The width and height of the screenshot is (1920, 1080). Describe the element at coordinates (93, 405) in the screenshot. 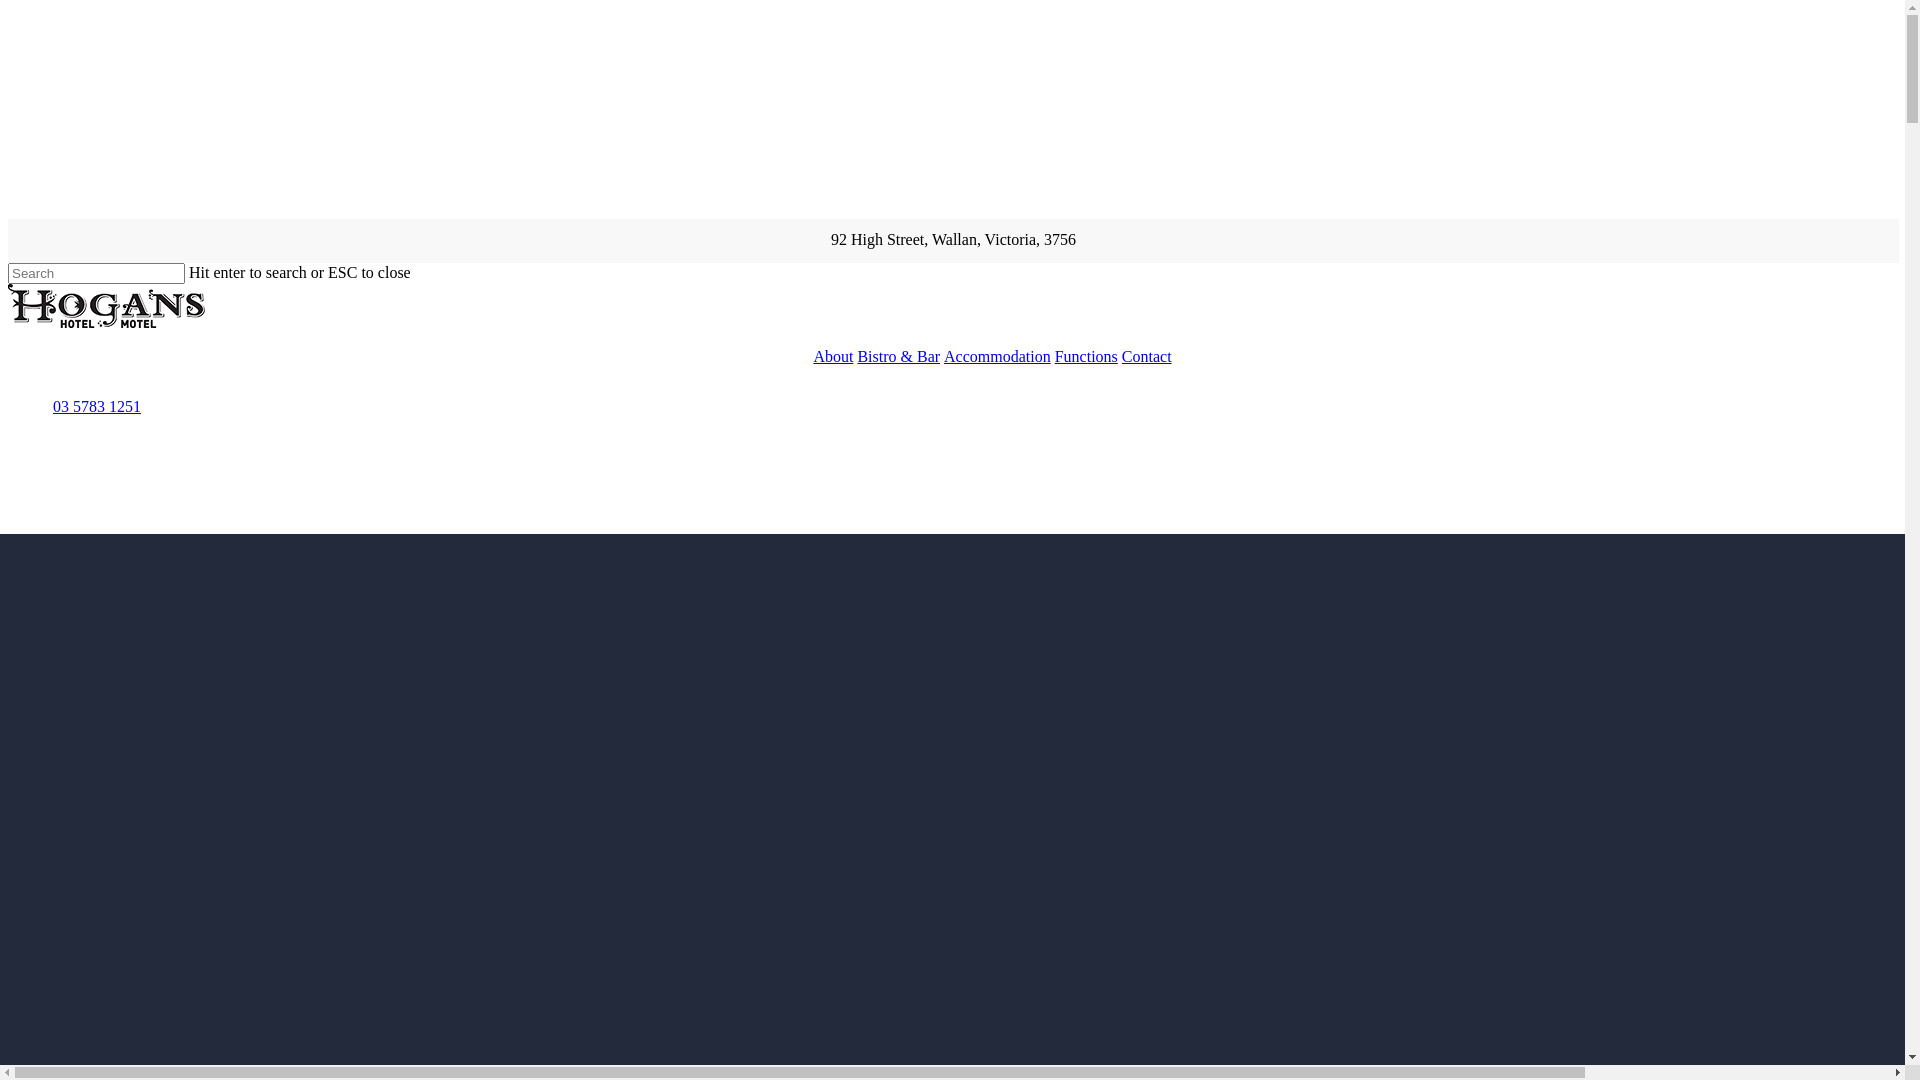

I see `'03 5783 1251'` at that location.